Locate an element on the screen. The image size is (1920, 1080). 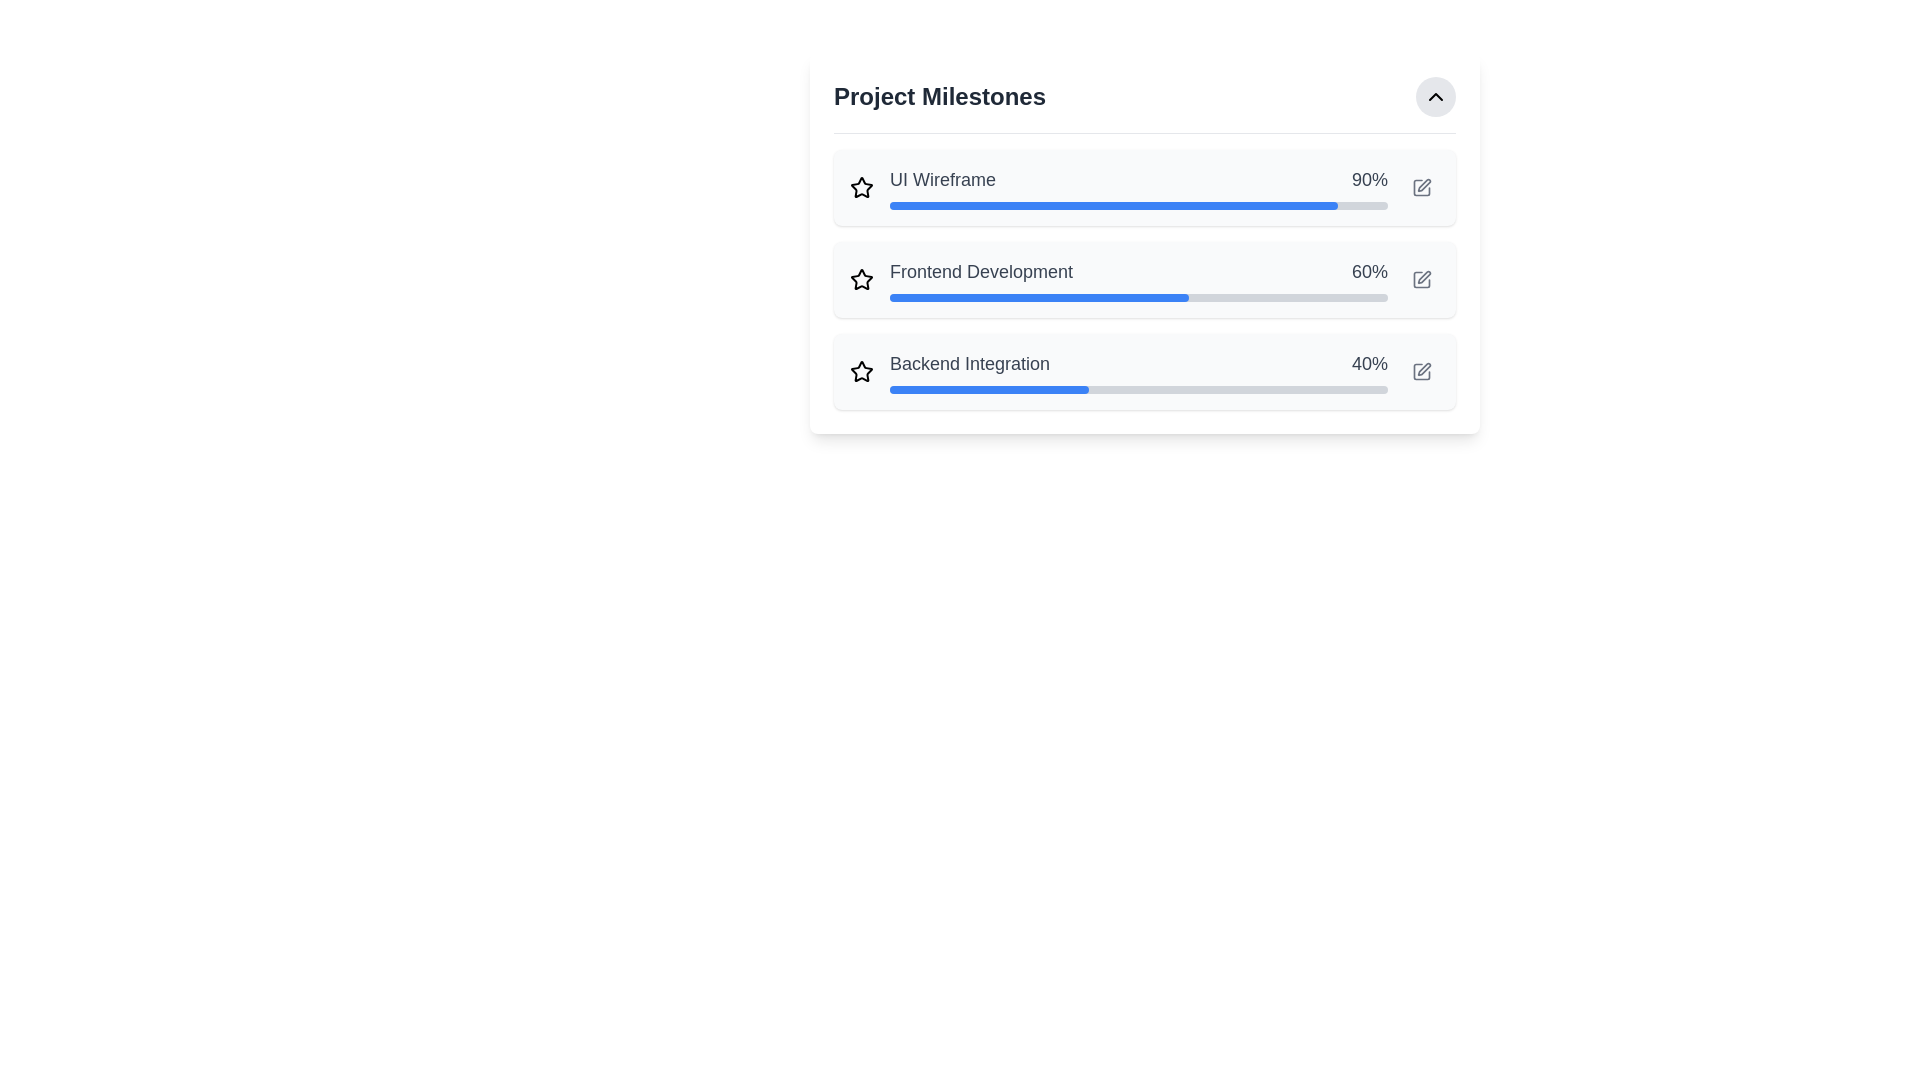
the second star icon in the vertical sequence that represents the status of the 'Frontend Development' milestone for interaction or toggling is located at coordinates (862, 187).